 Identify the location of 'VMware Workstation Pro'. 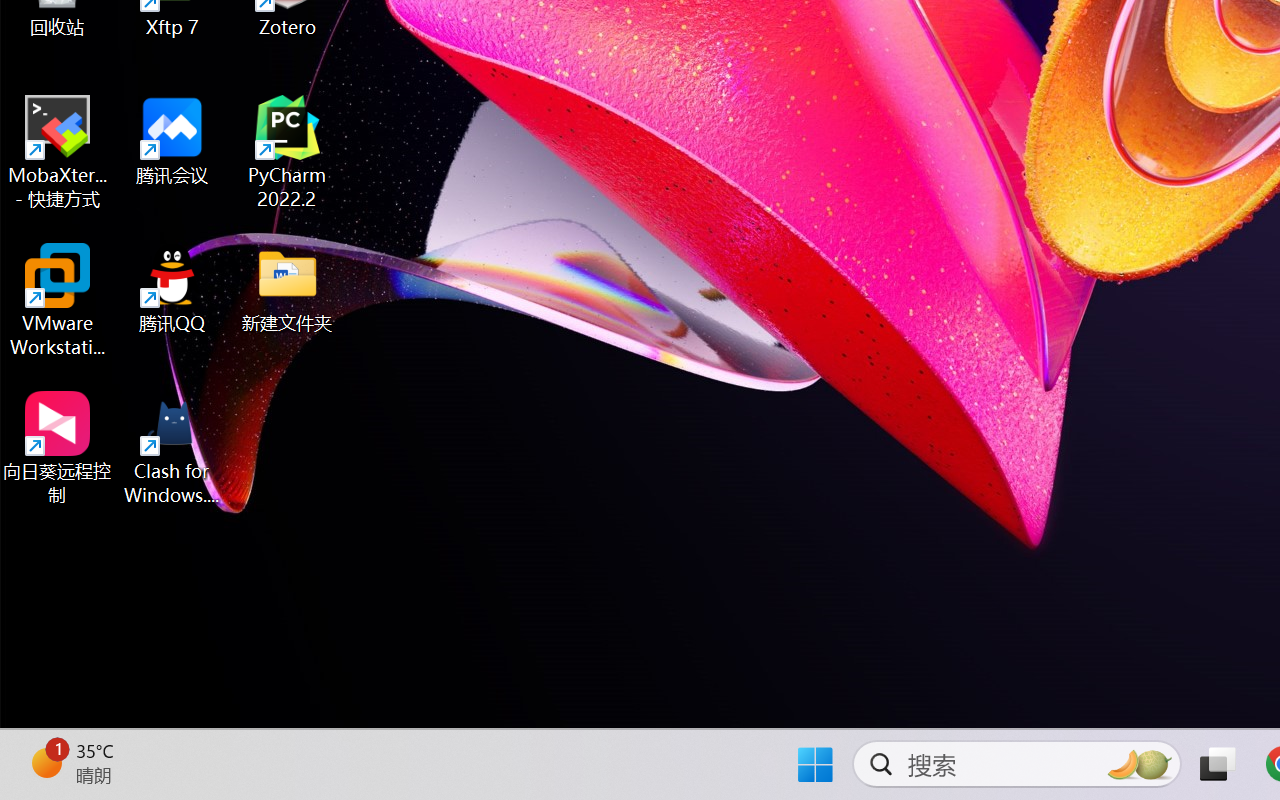
(57, 300).